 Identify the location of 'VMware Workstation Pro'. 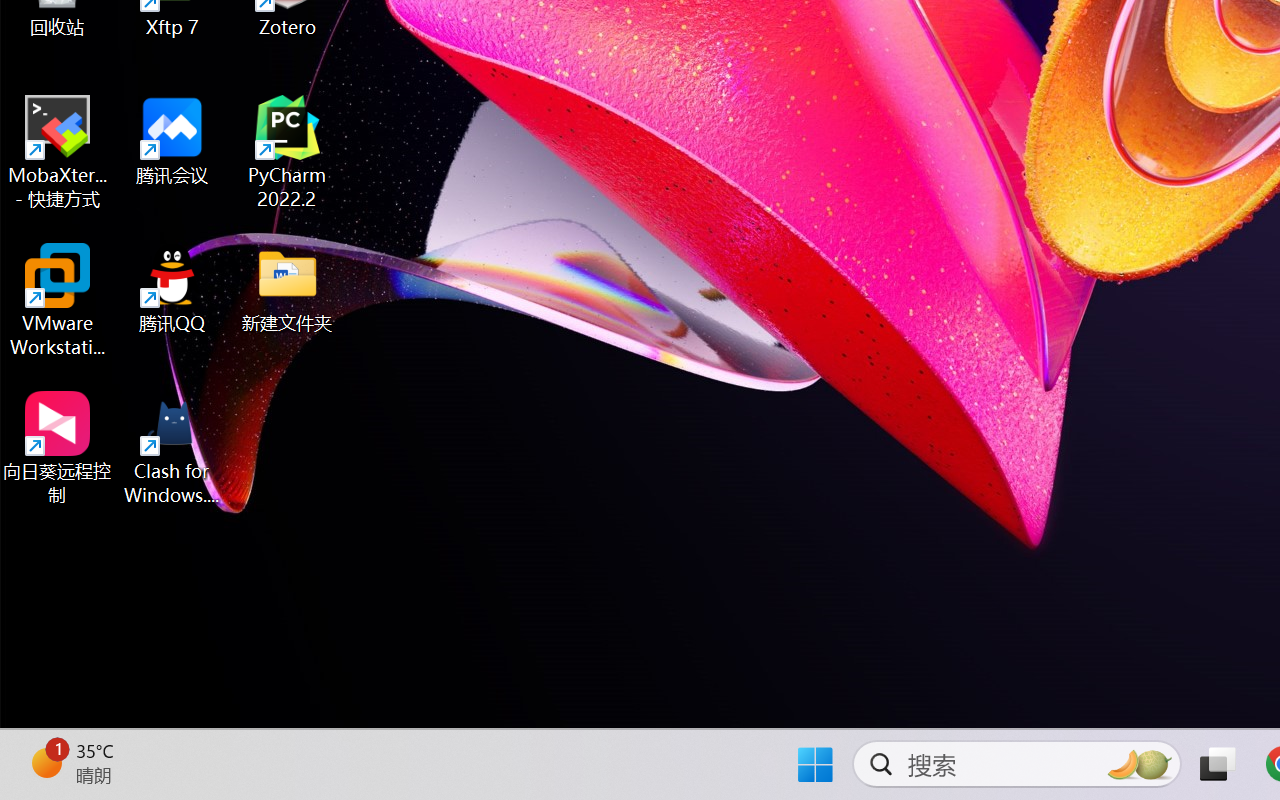
(57, 300).